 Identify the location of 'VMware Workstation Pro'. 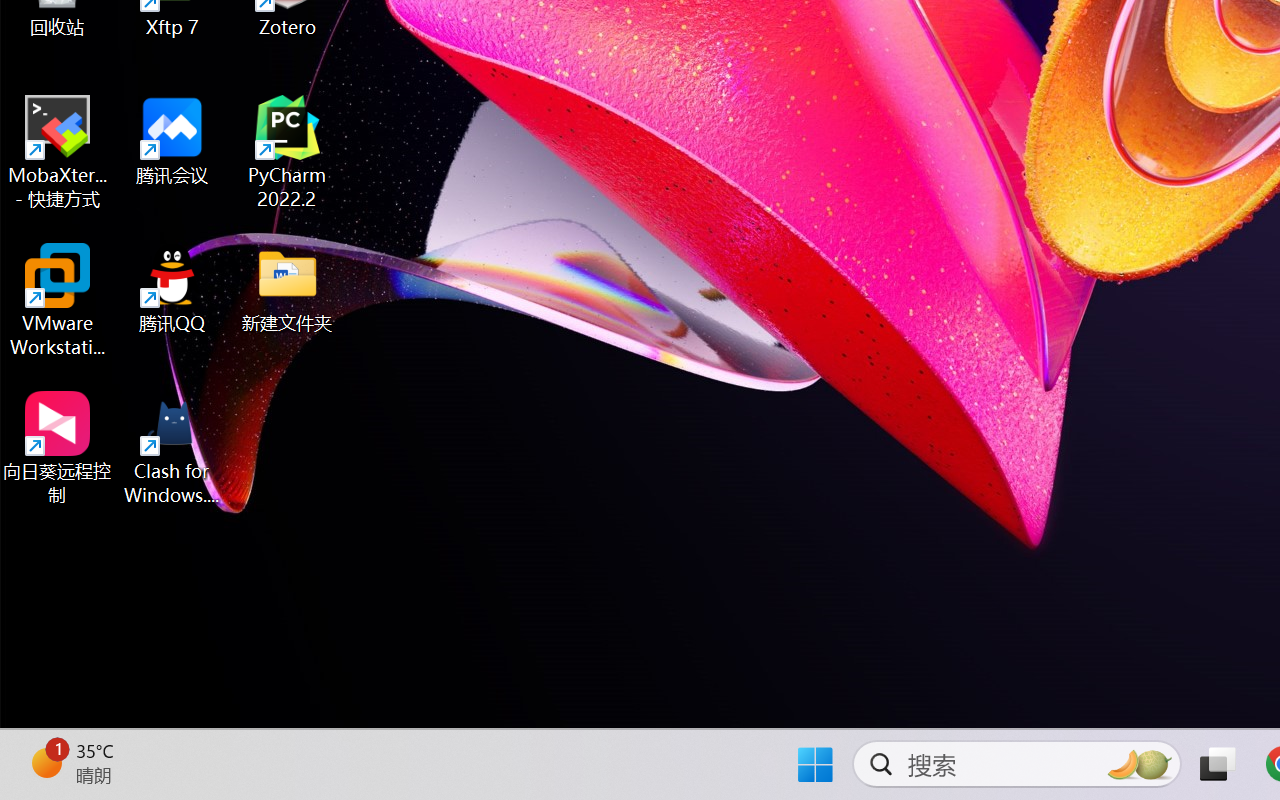
(57, 300).